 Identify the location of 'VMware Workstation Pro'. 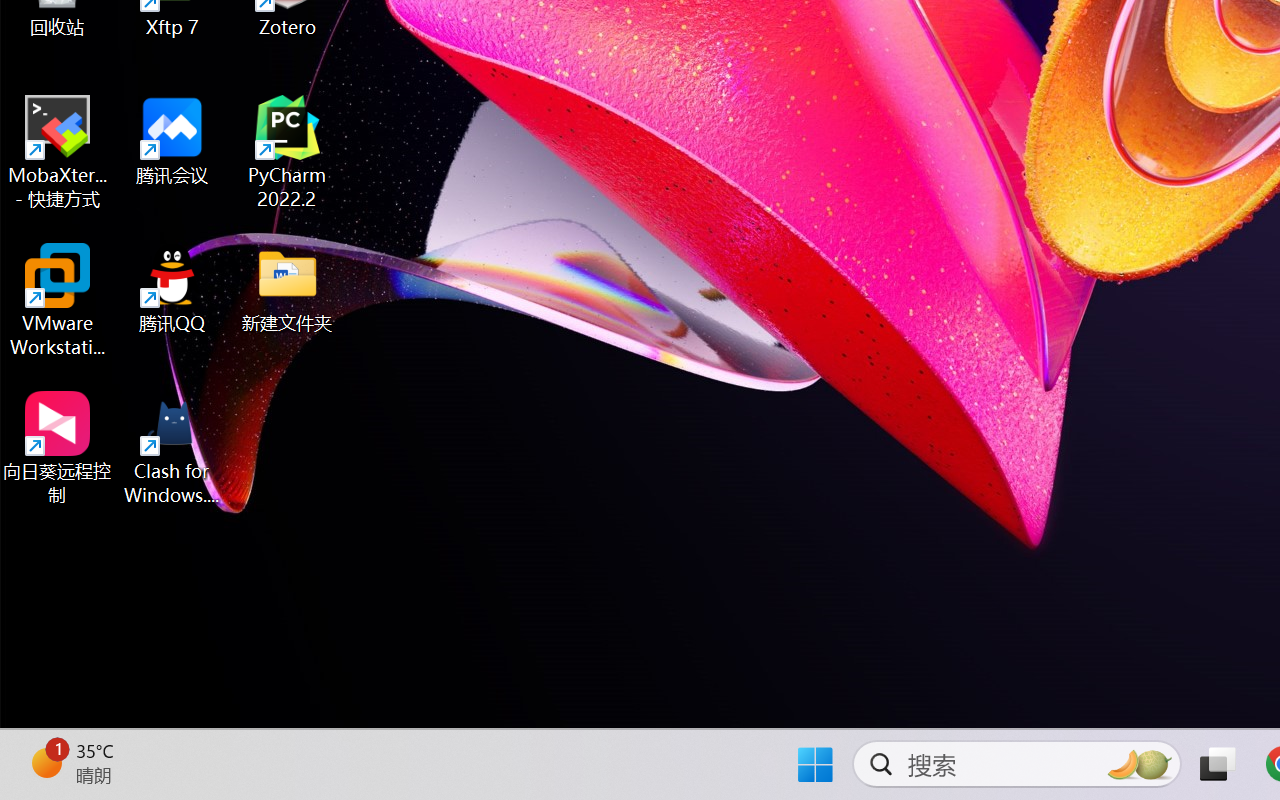
(57, 300).